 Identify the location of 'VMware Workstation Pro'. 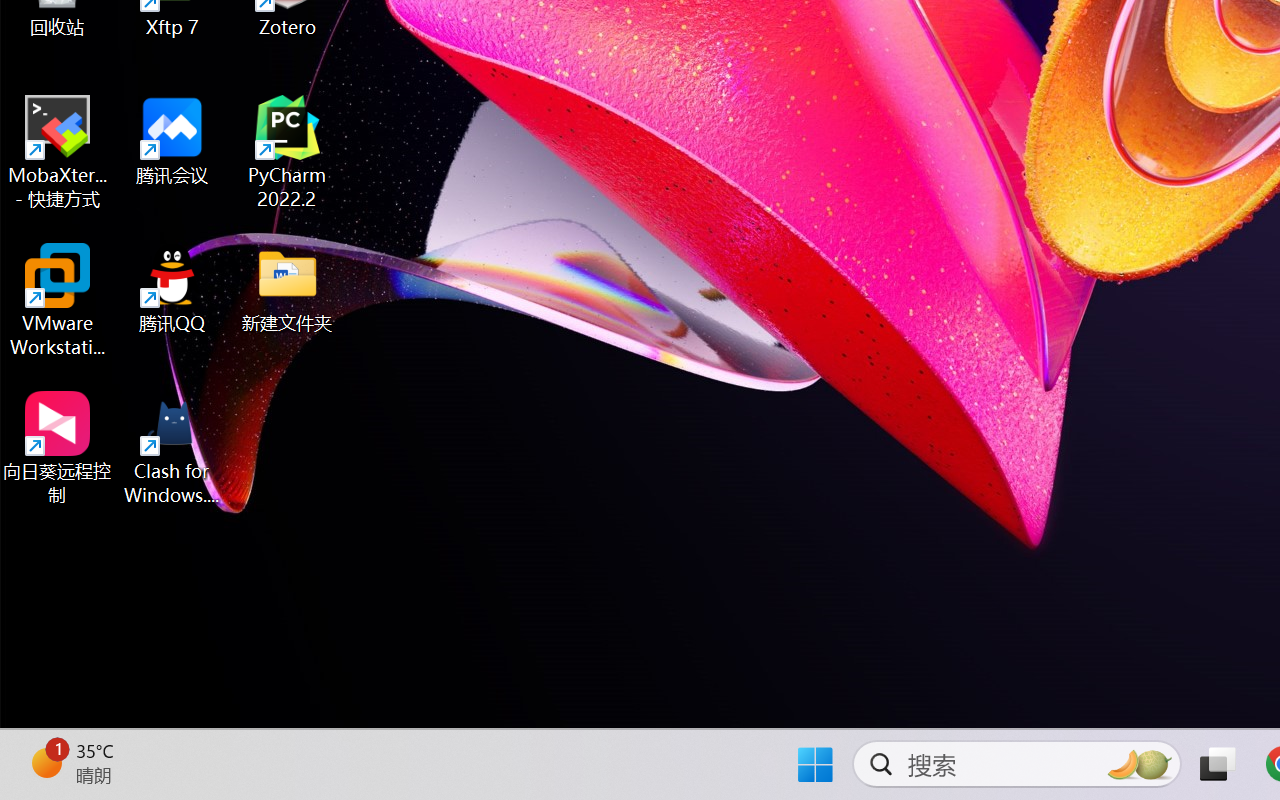
(57, 300).